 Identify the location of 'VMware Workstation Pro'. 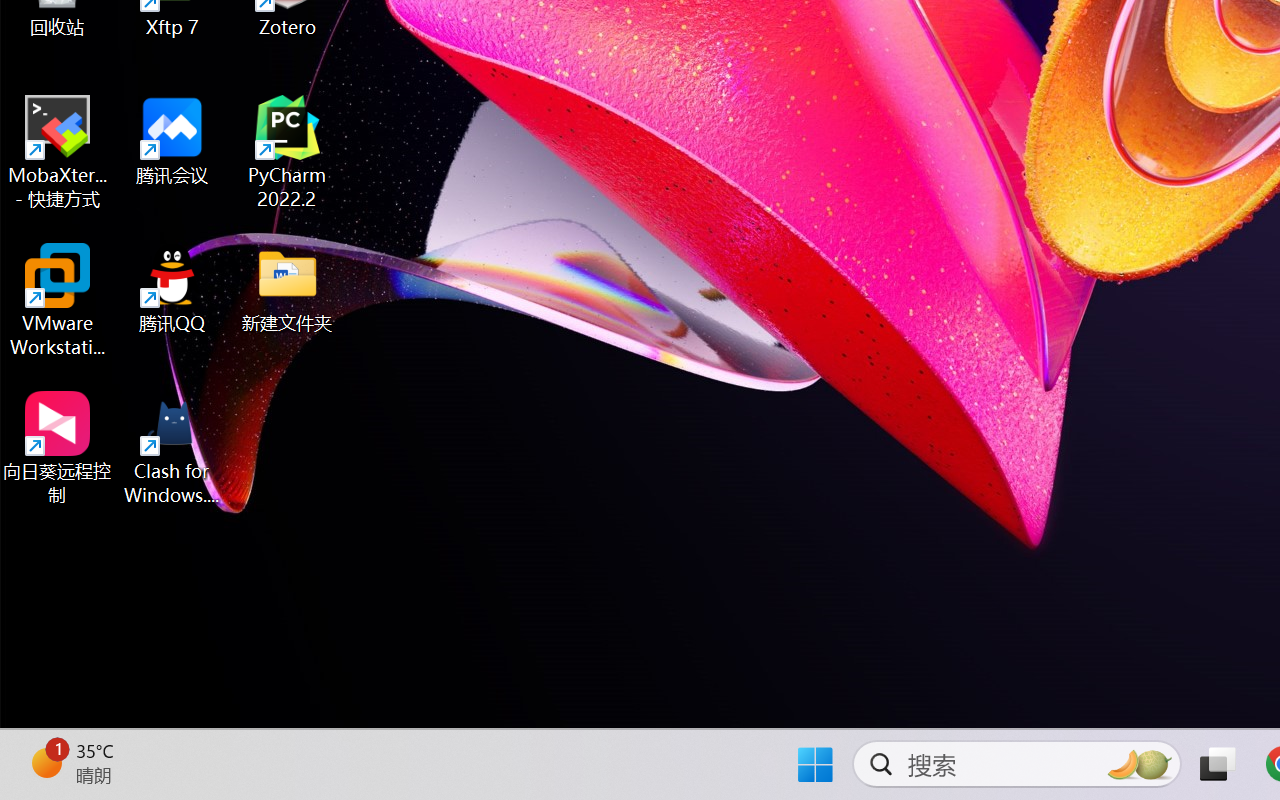
(57, 300).